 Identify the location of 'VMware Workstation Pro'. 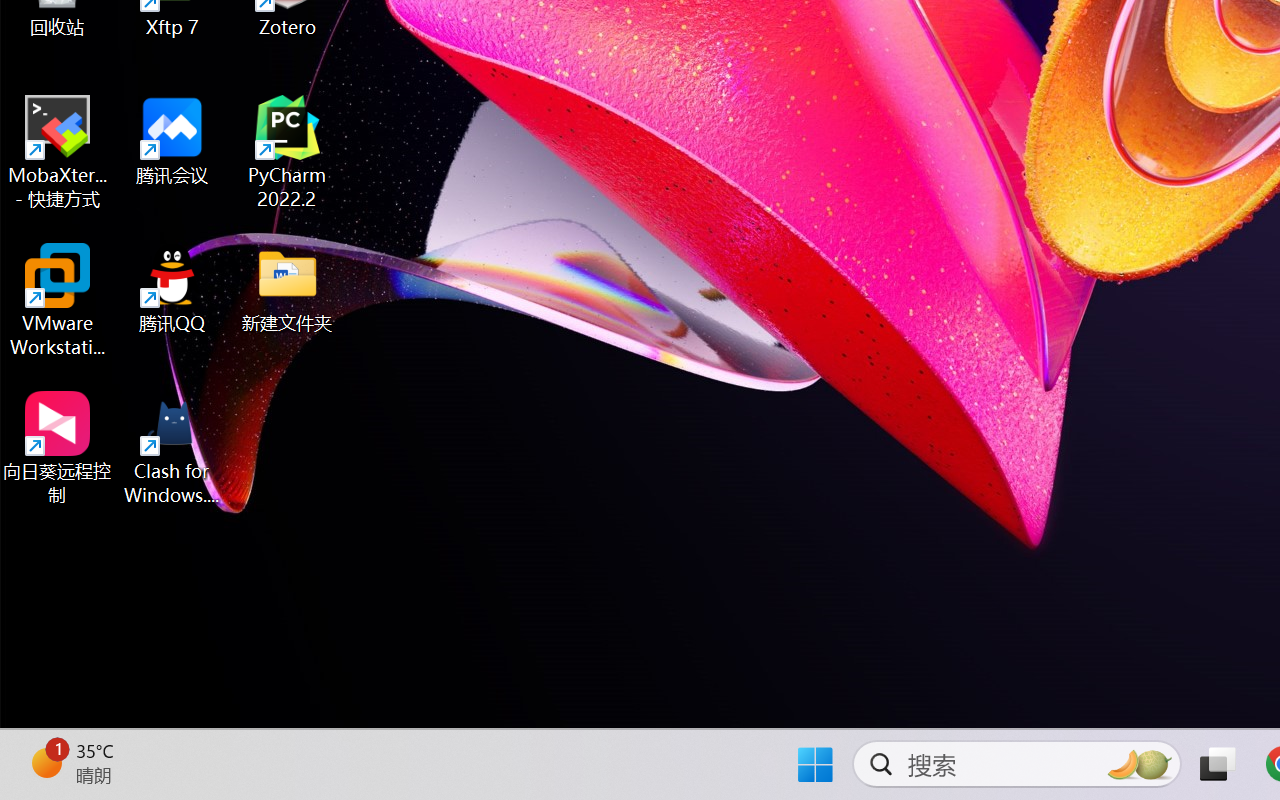
(57, 300).